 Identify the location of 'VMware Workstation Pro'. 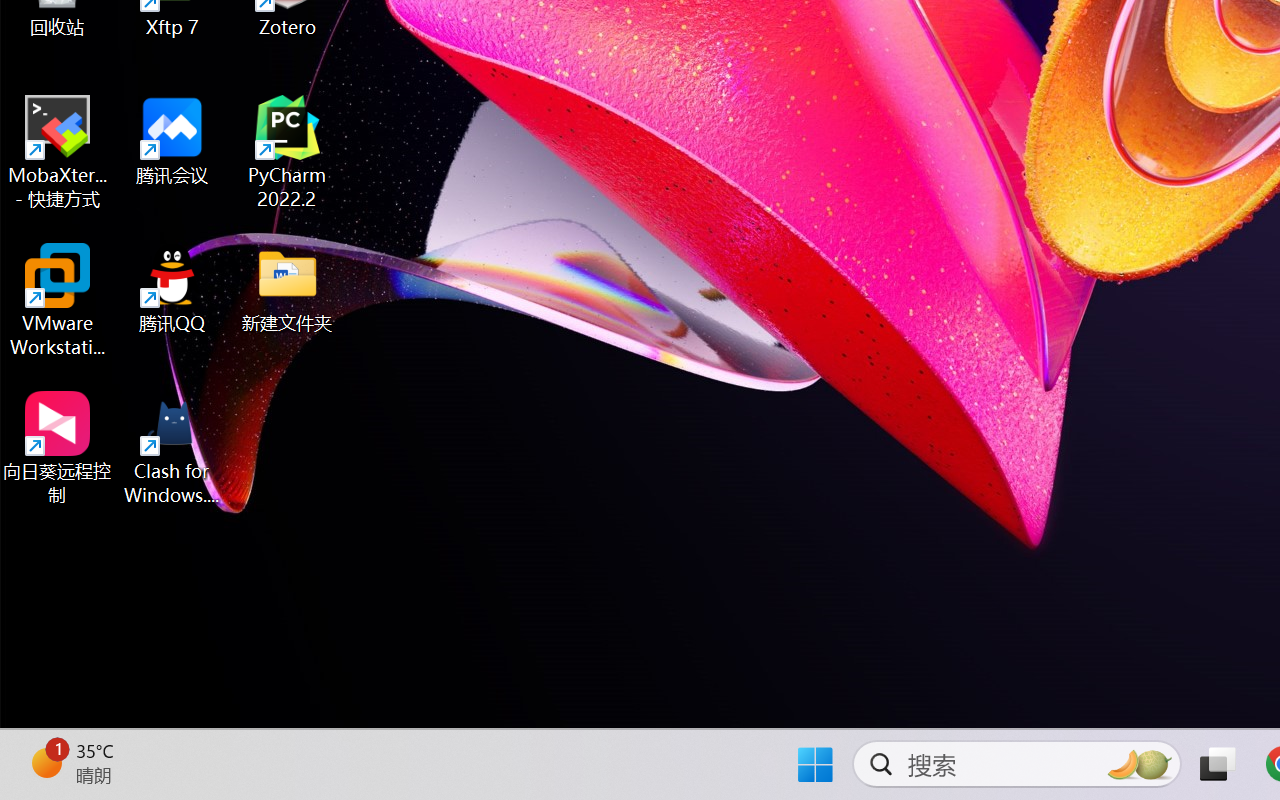
(57, 300).